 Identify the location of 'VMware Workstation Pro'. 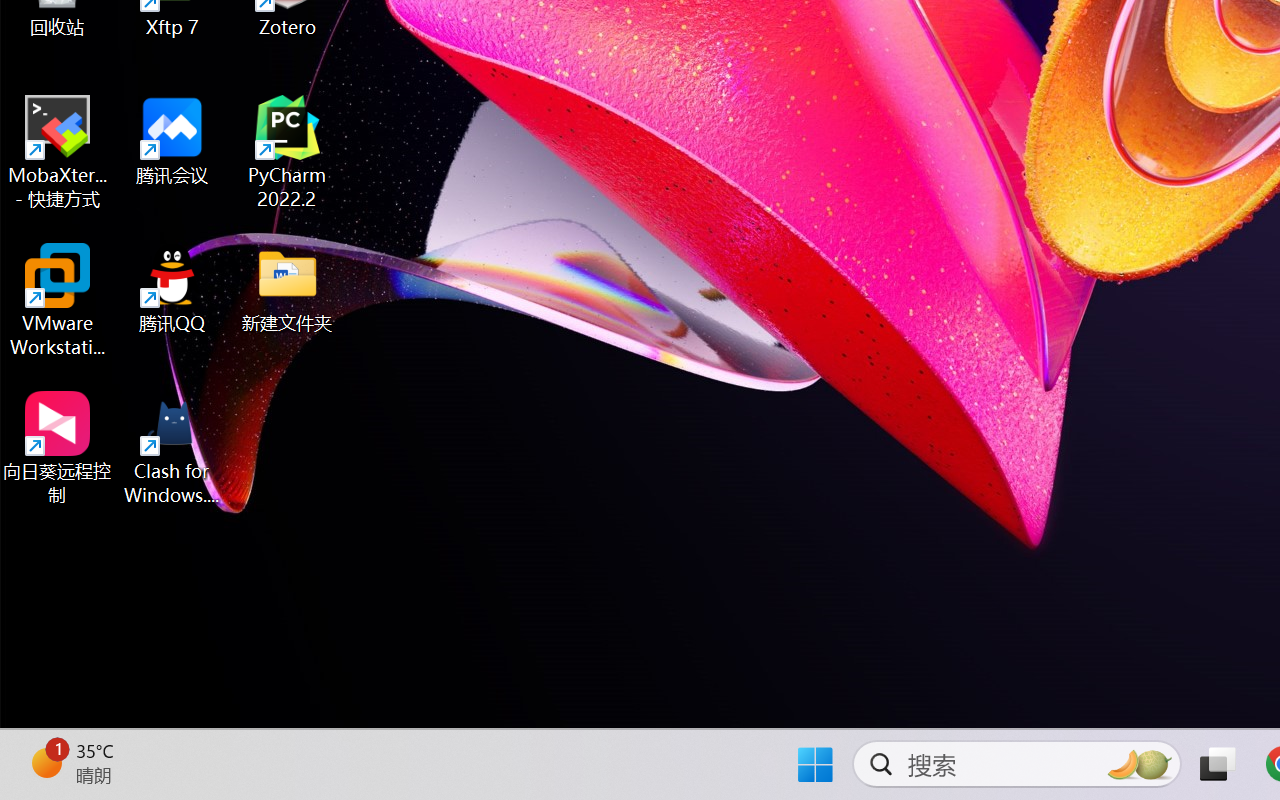
(57, 300).